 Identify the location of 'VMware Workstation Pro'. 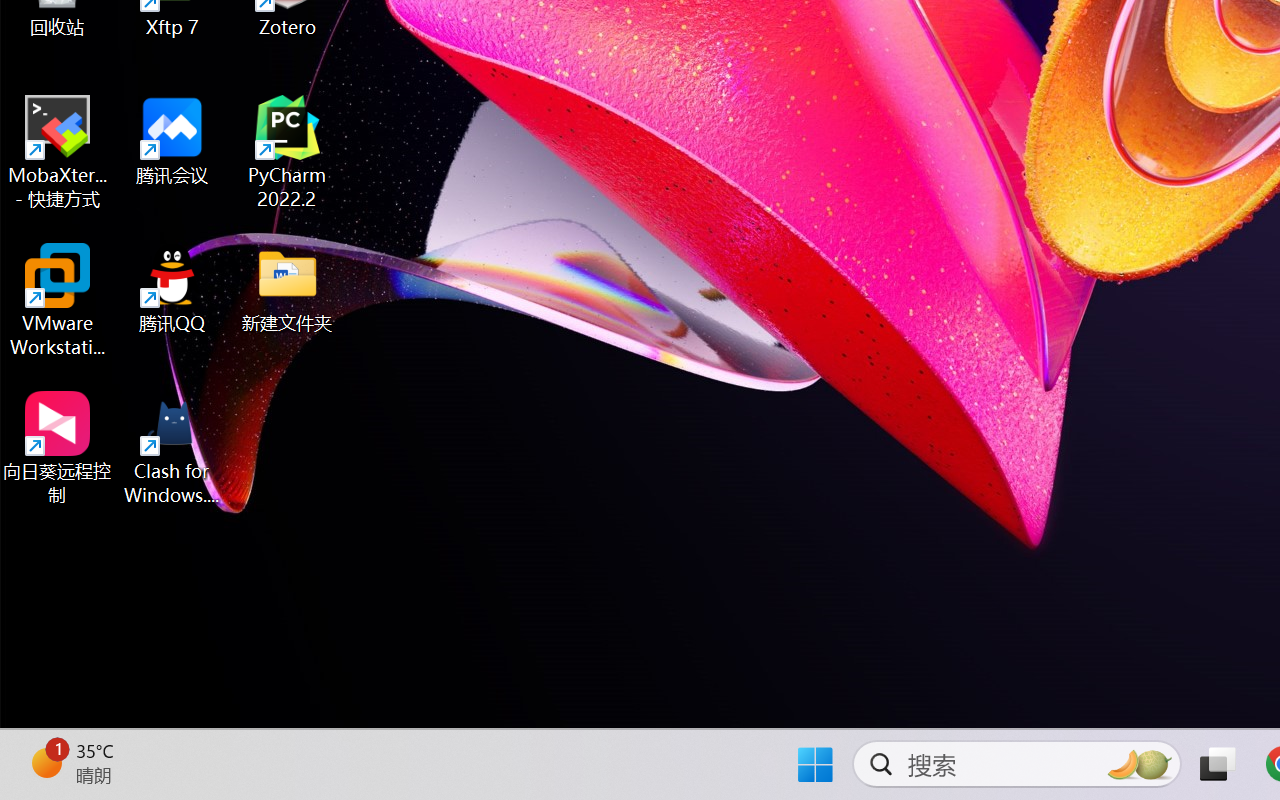
(57, 300).